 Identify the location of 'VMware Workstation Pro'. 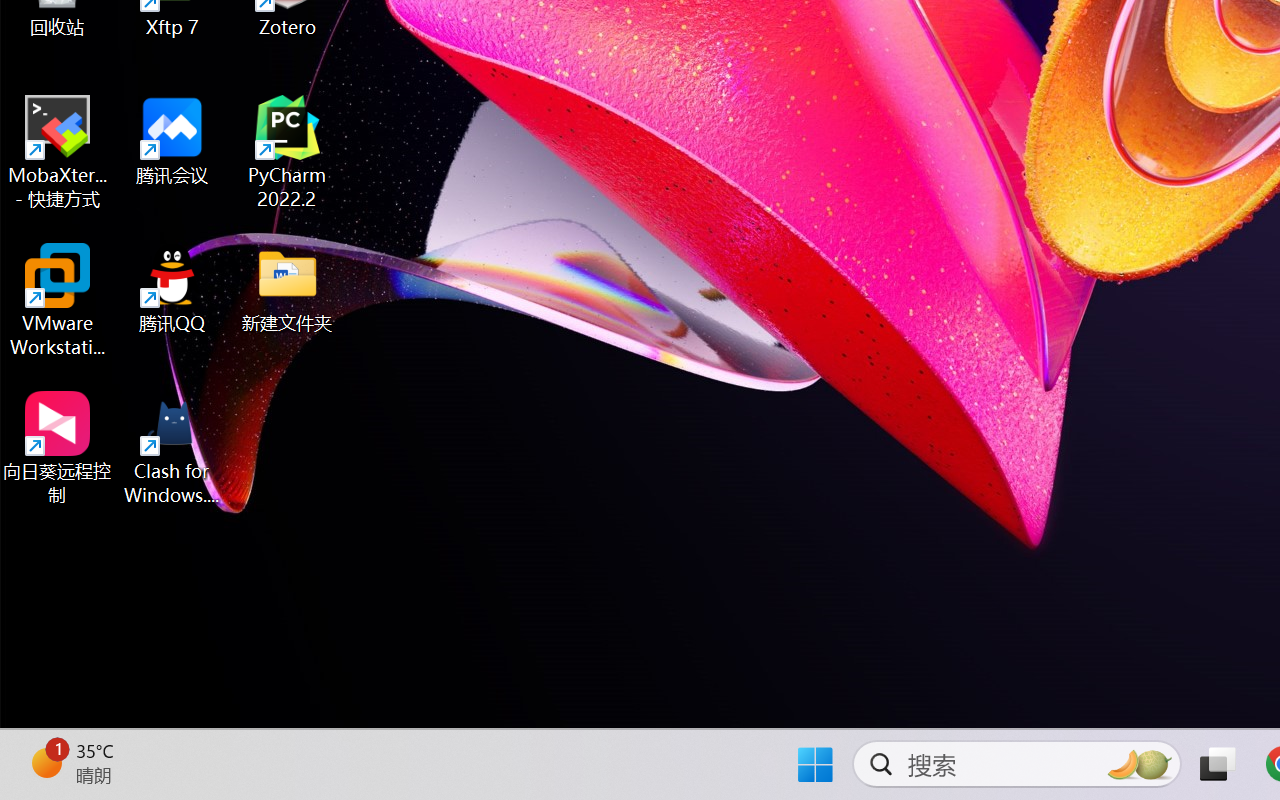
(57, 300).